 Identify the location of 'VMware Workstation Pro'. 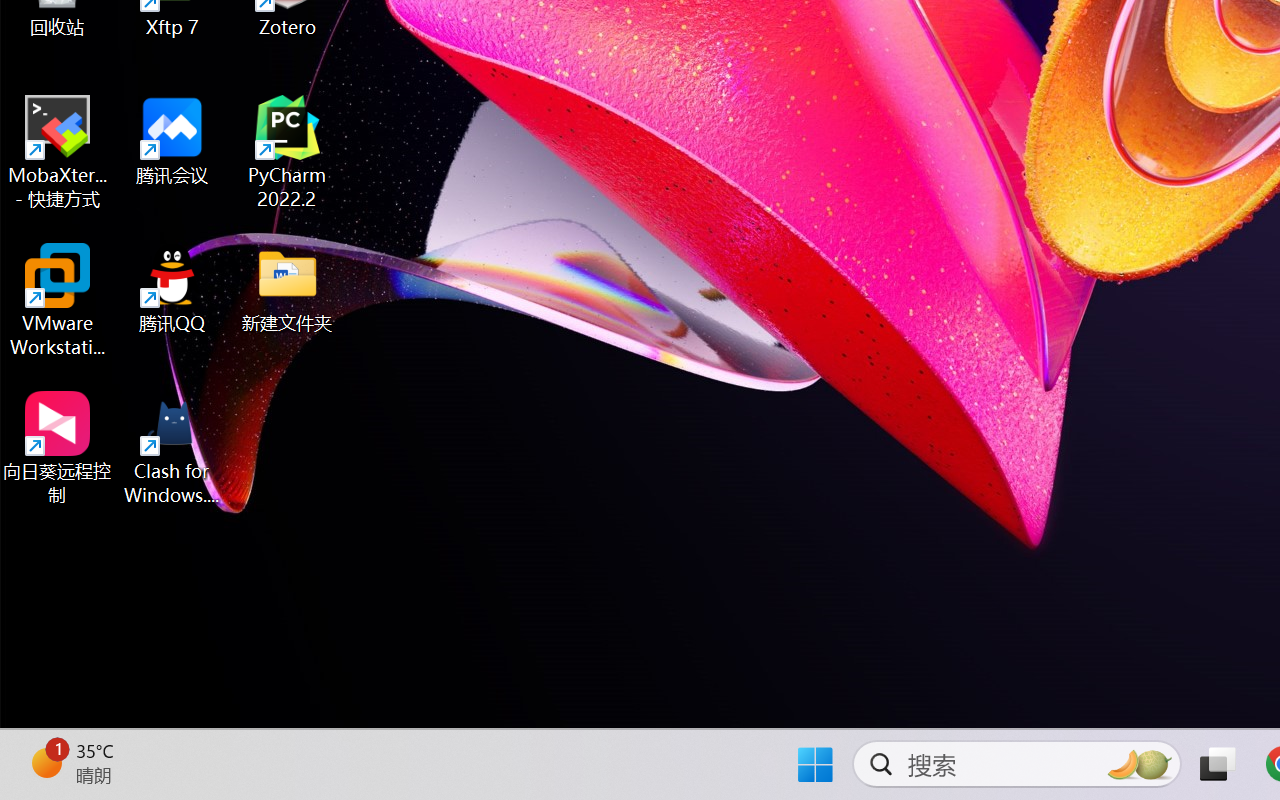
(57, 300).